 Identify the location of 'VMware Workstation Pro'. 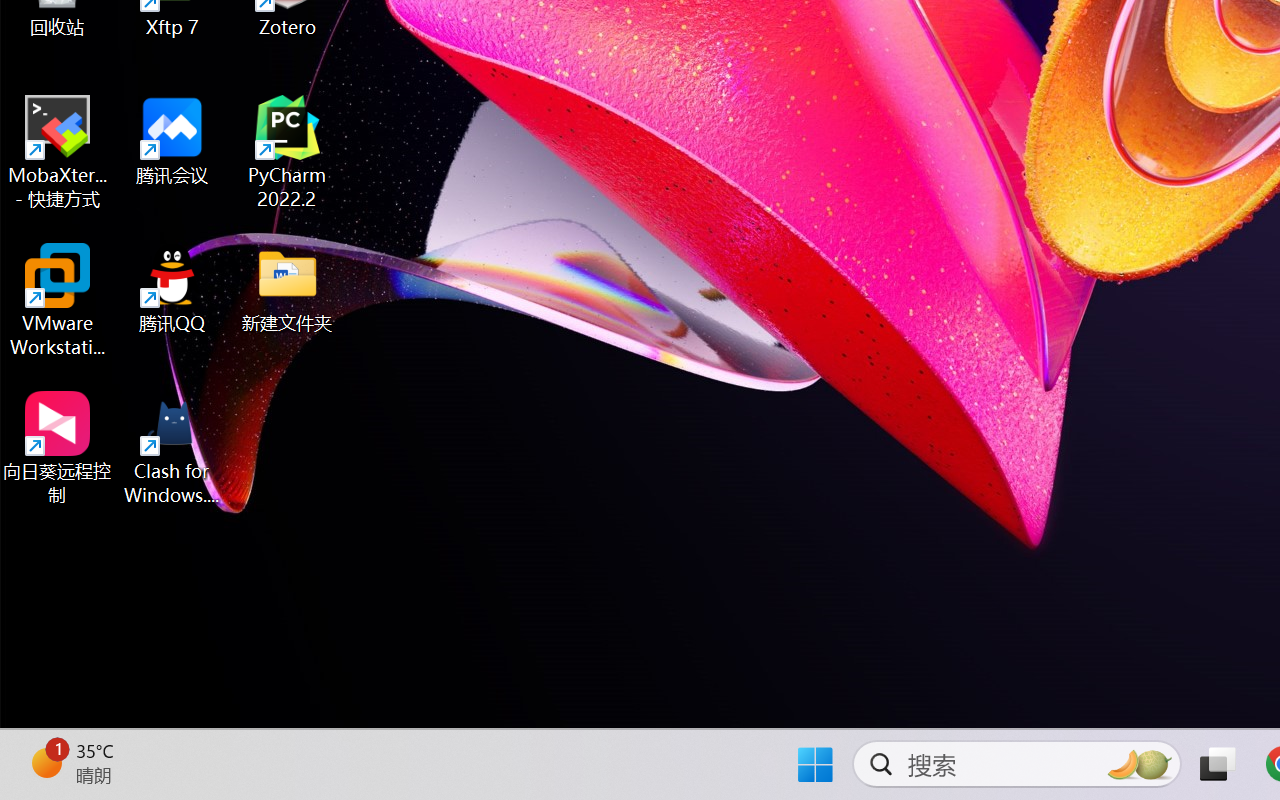
(57, 300).